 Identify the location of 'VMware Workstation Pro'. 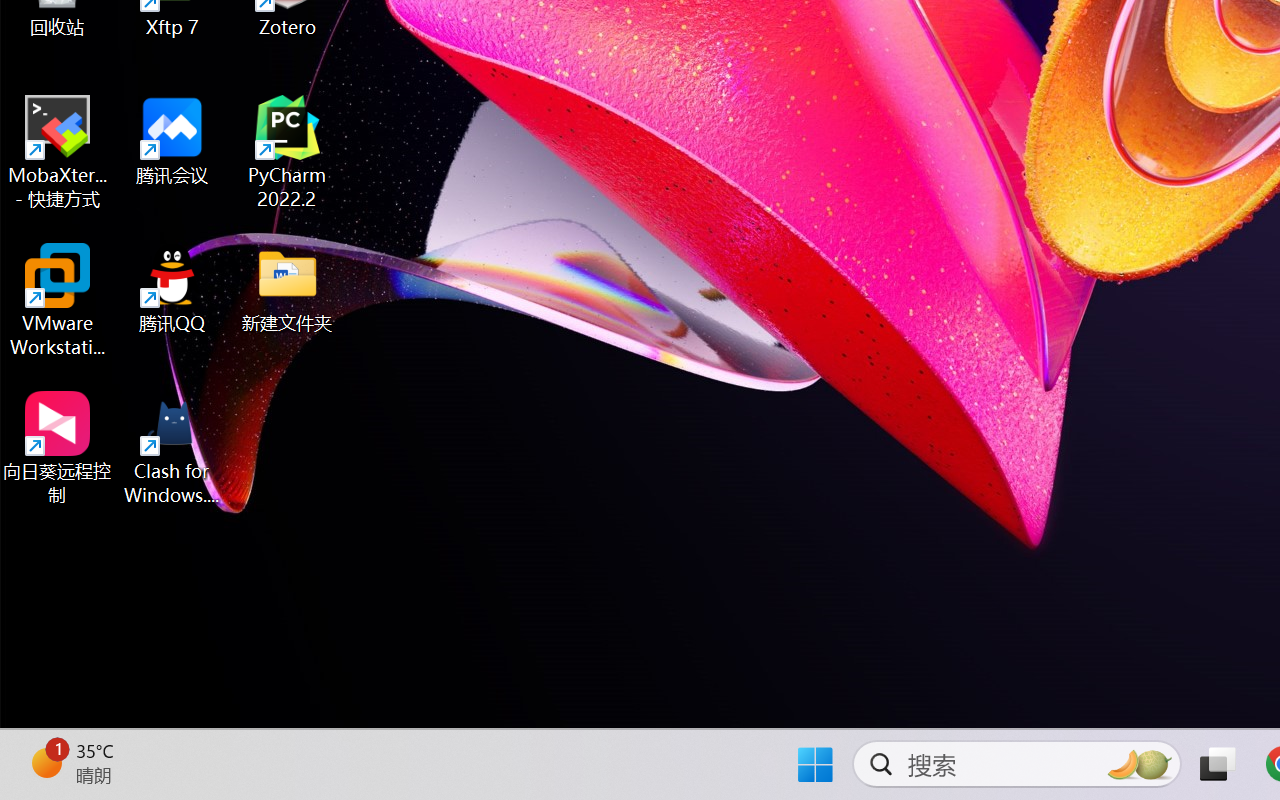
(57, 300).